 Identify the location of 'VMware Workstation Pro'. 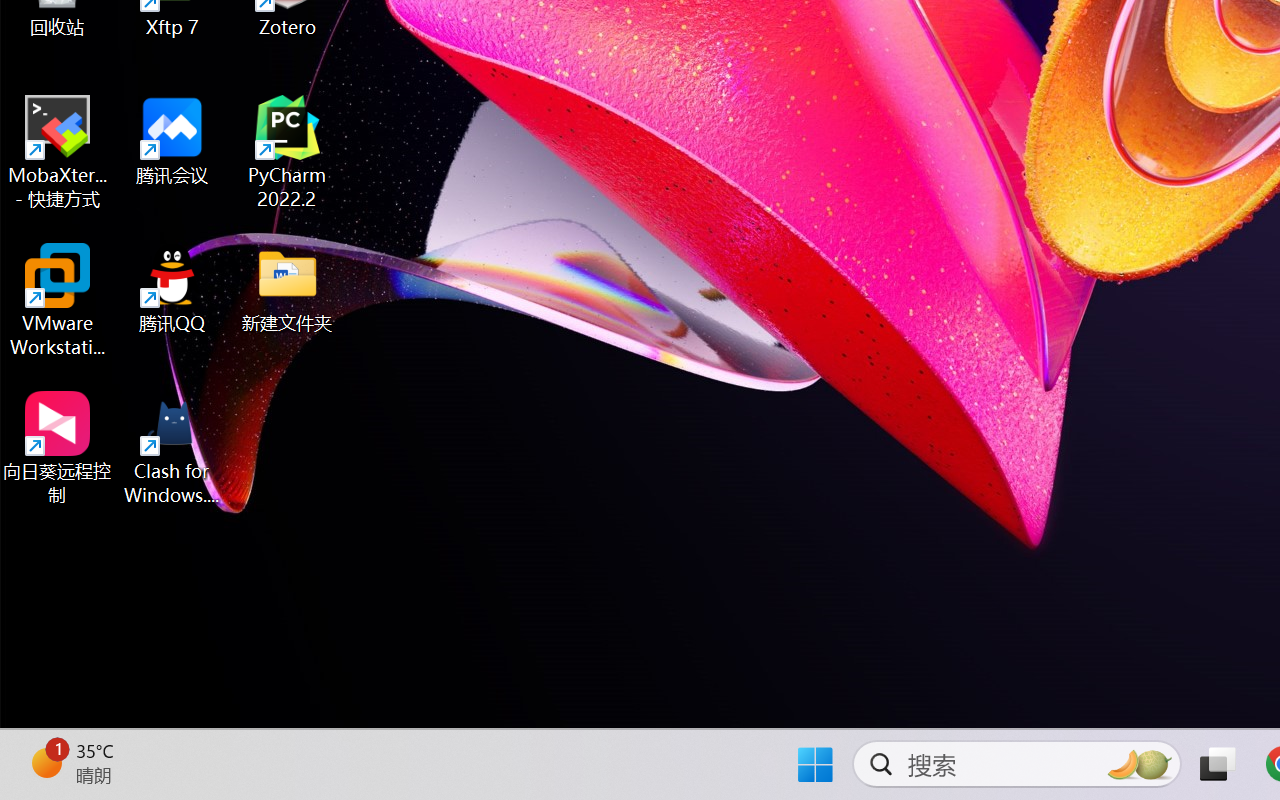
(57, 300).